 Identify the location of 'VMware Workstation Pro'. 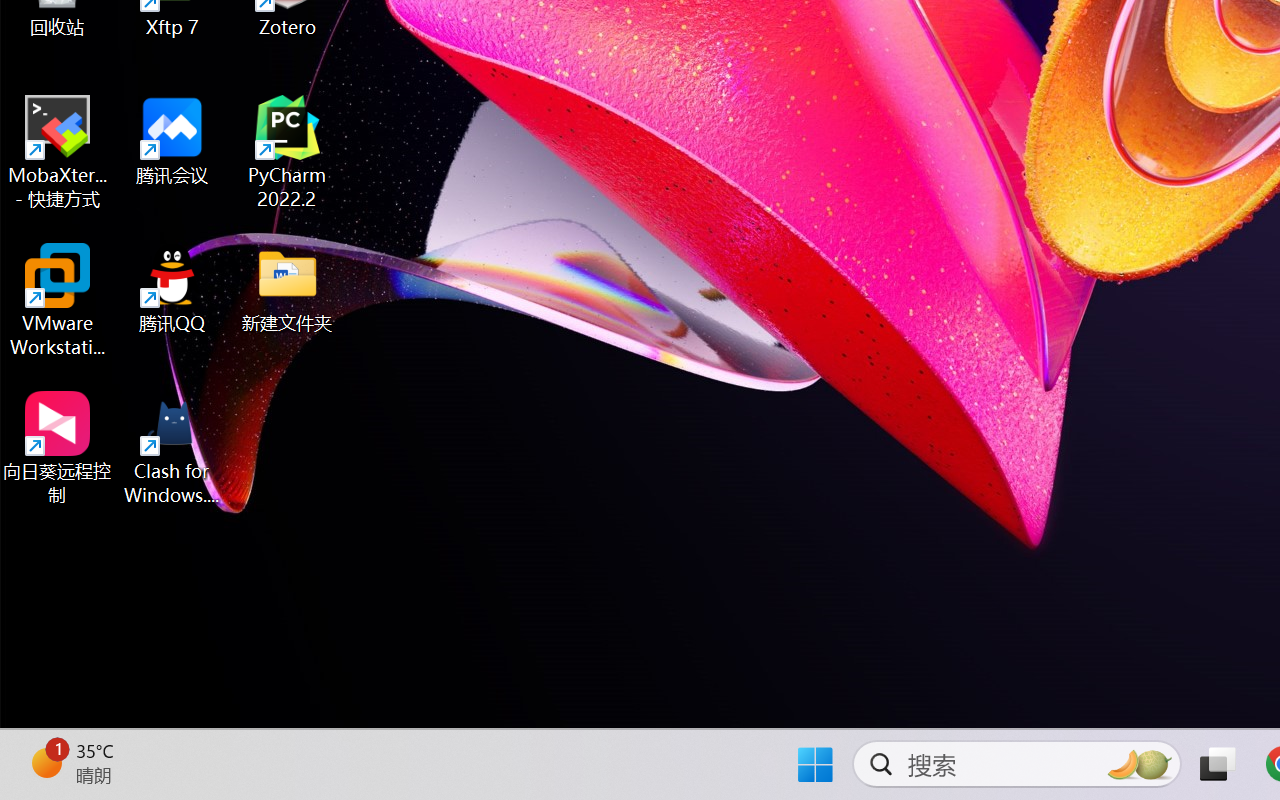
(57, 300).